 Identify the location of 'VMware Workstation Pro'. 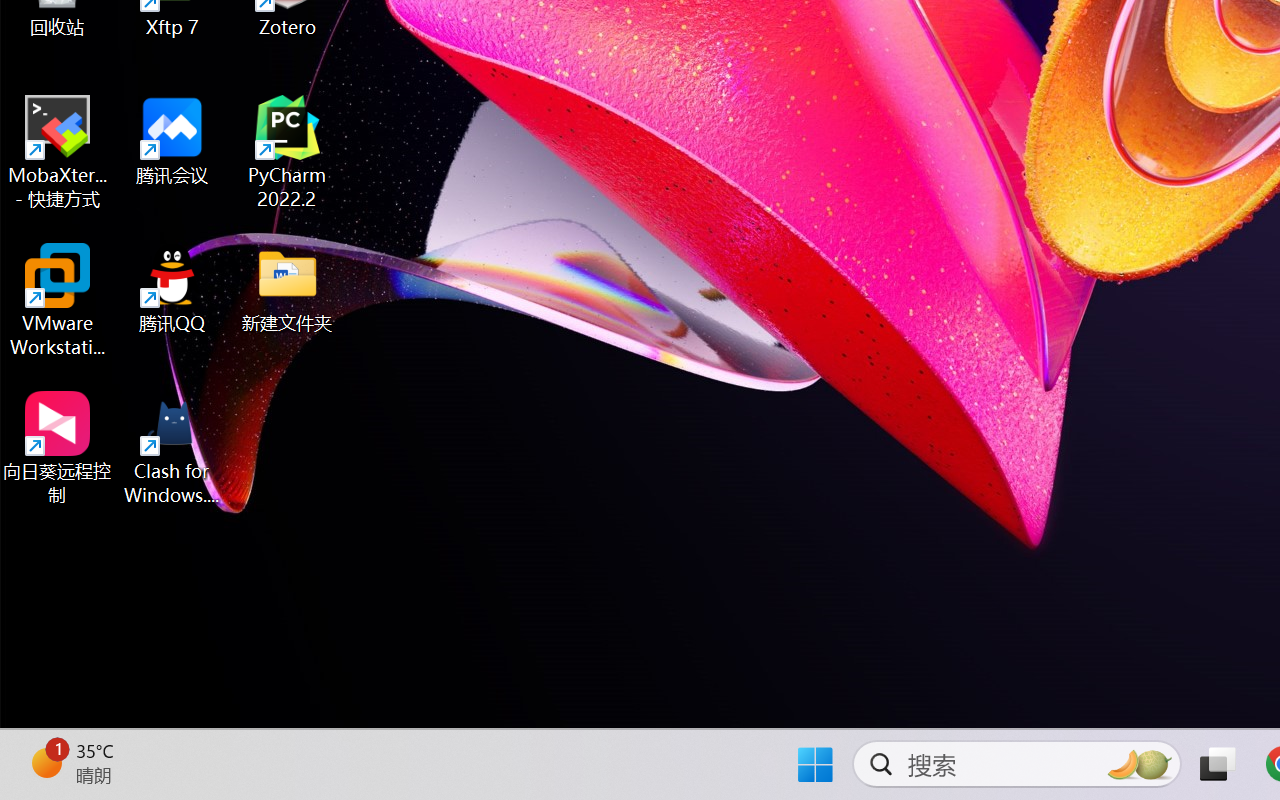
(57, 300).